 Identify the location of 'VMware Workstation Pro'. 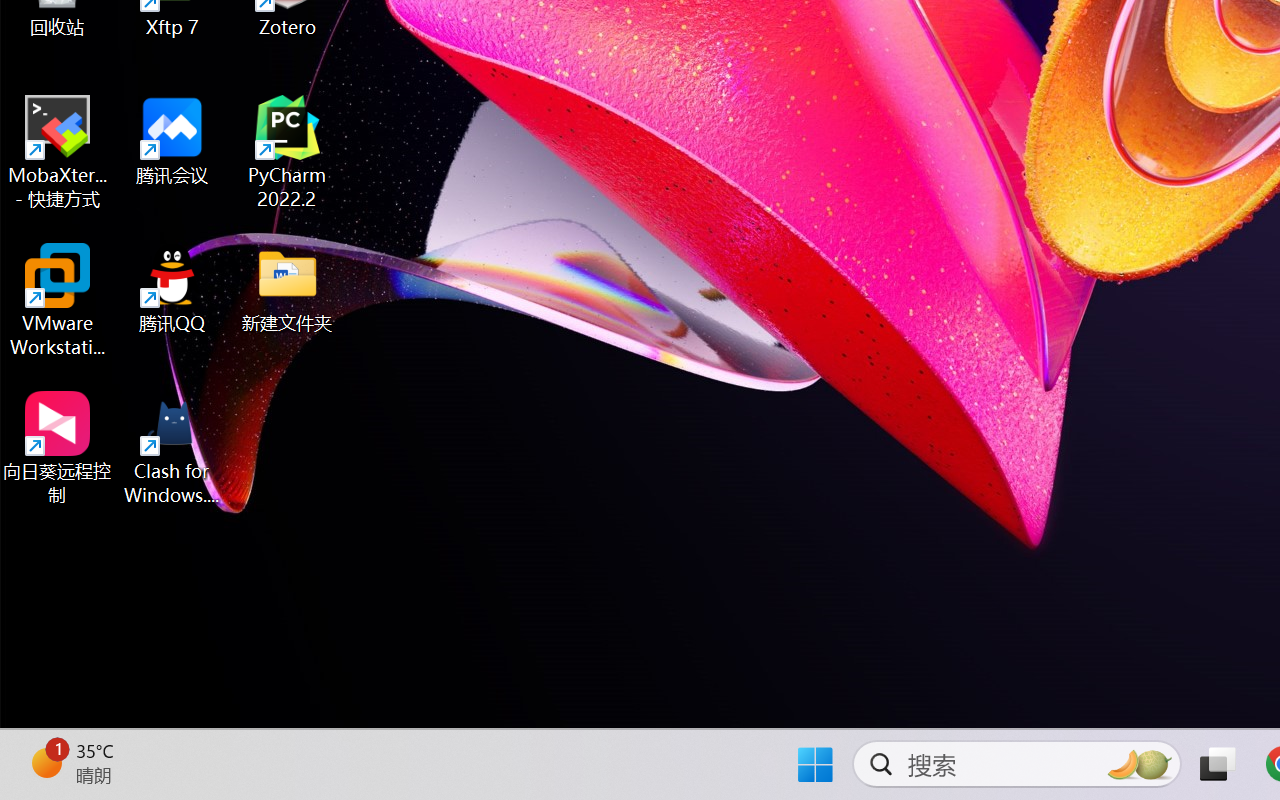
(57, 300).